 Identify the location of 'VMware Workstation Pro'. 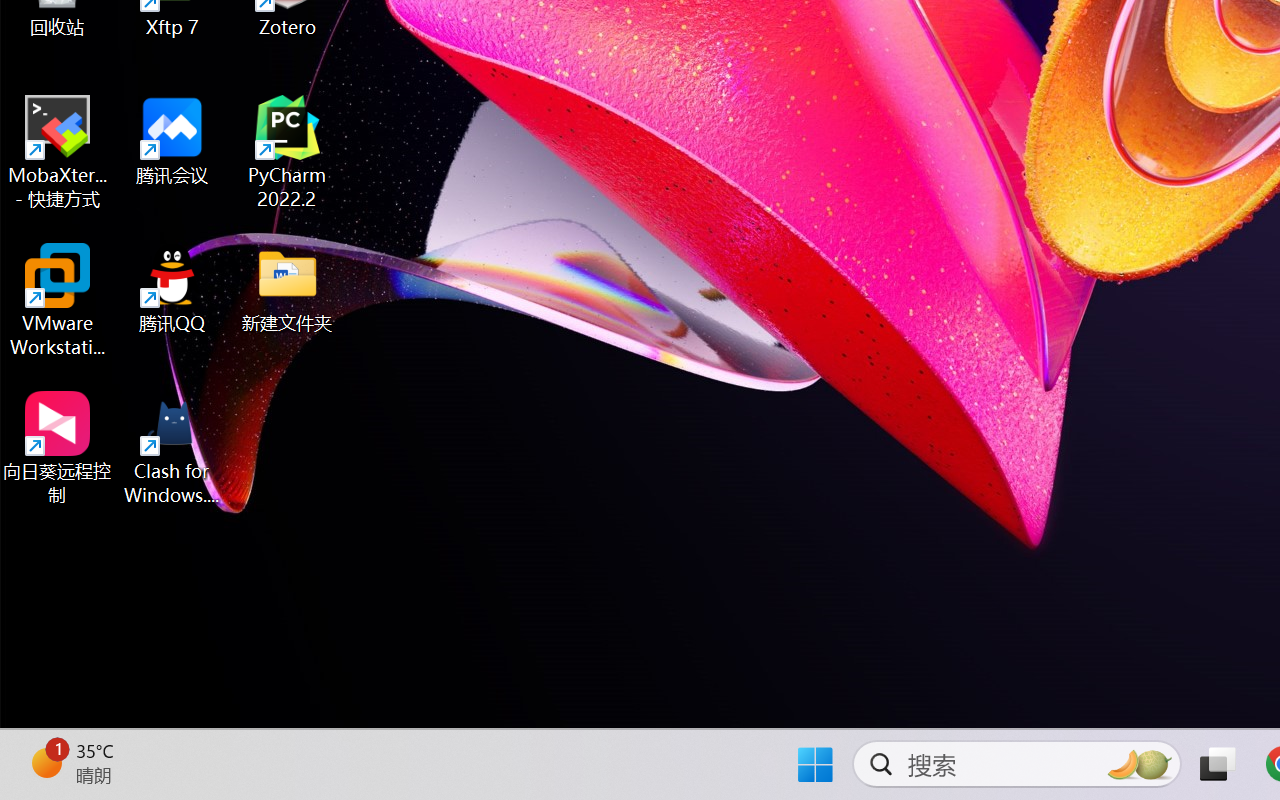
(57, 300).